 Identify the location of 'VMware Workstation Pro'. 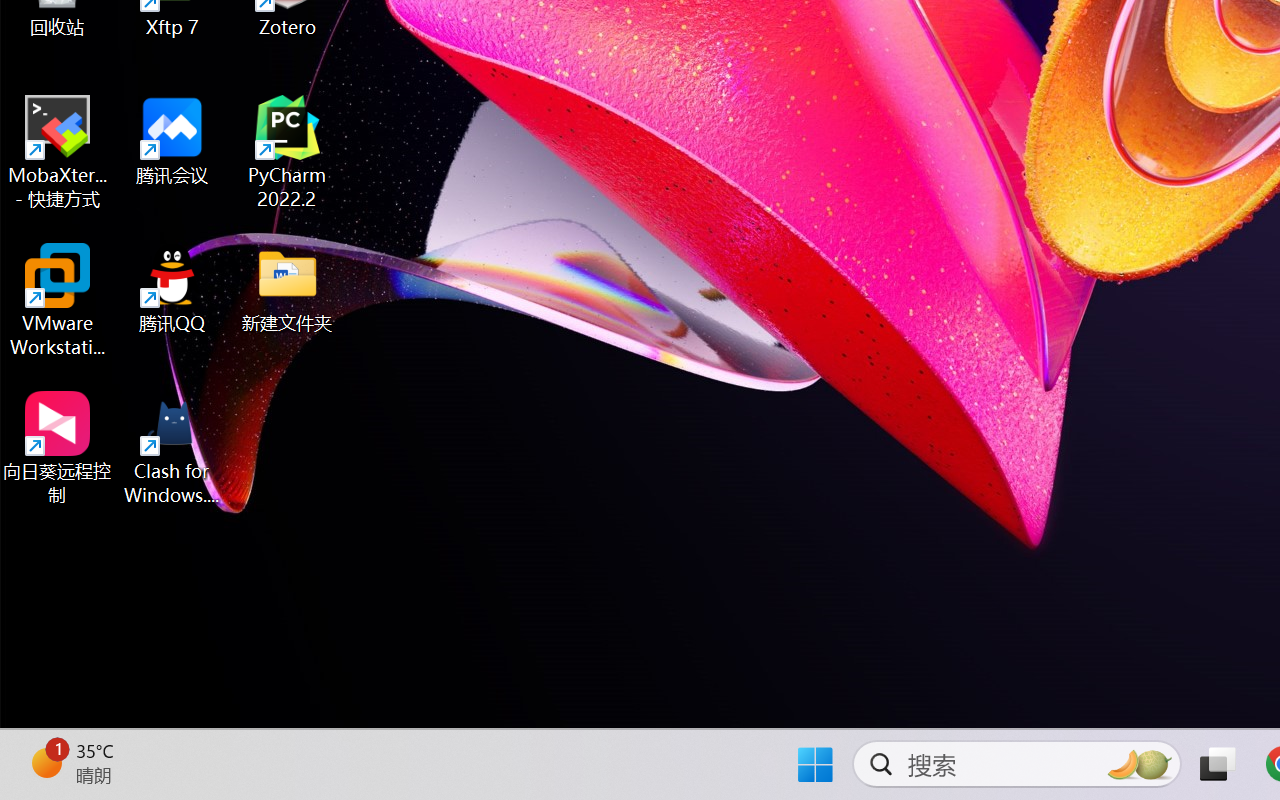
(57, 300).